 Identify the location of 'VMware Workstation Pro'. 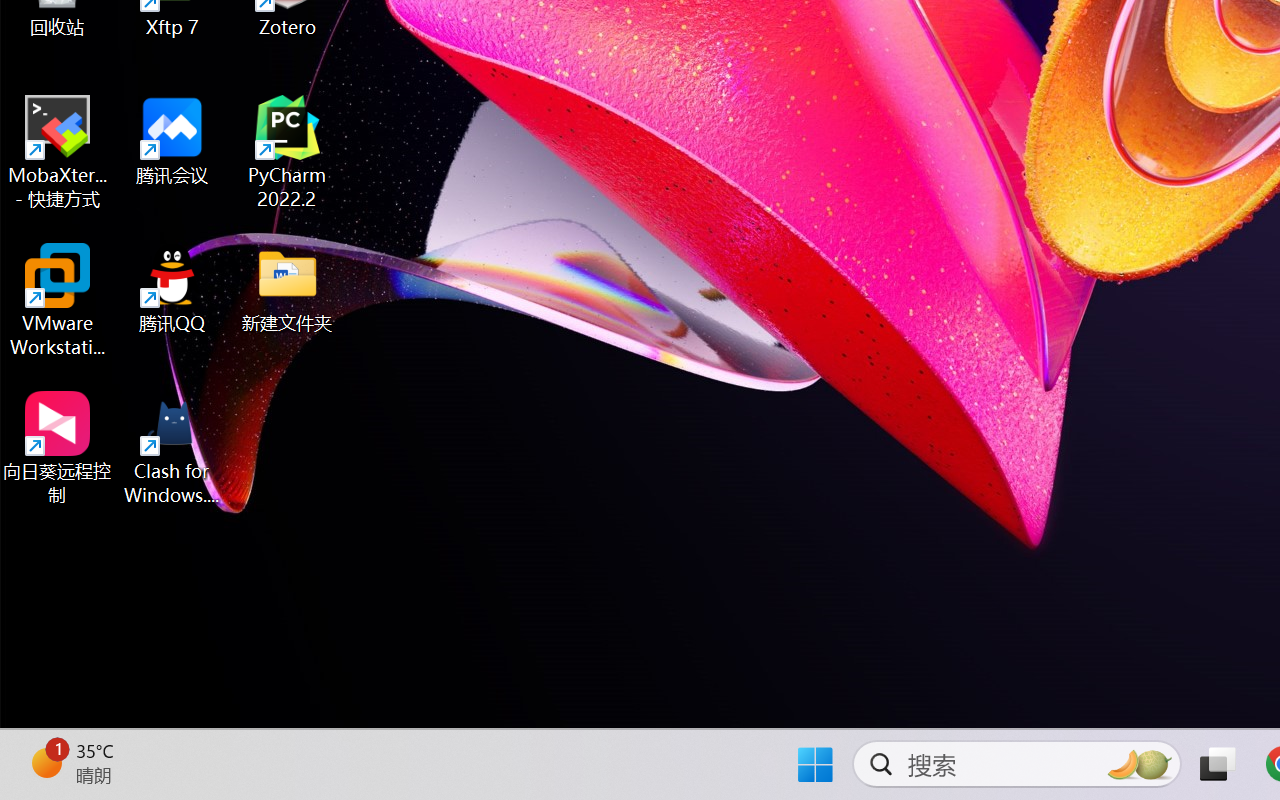
(57, 300).